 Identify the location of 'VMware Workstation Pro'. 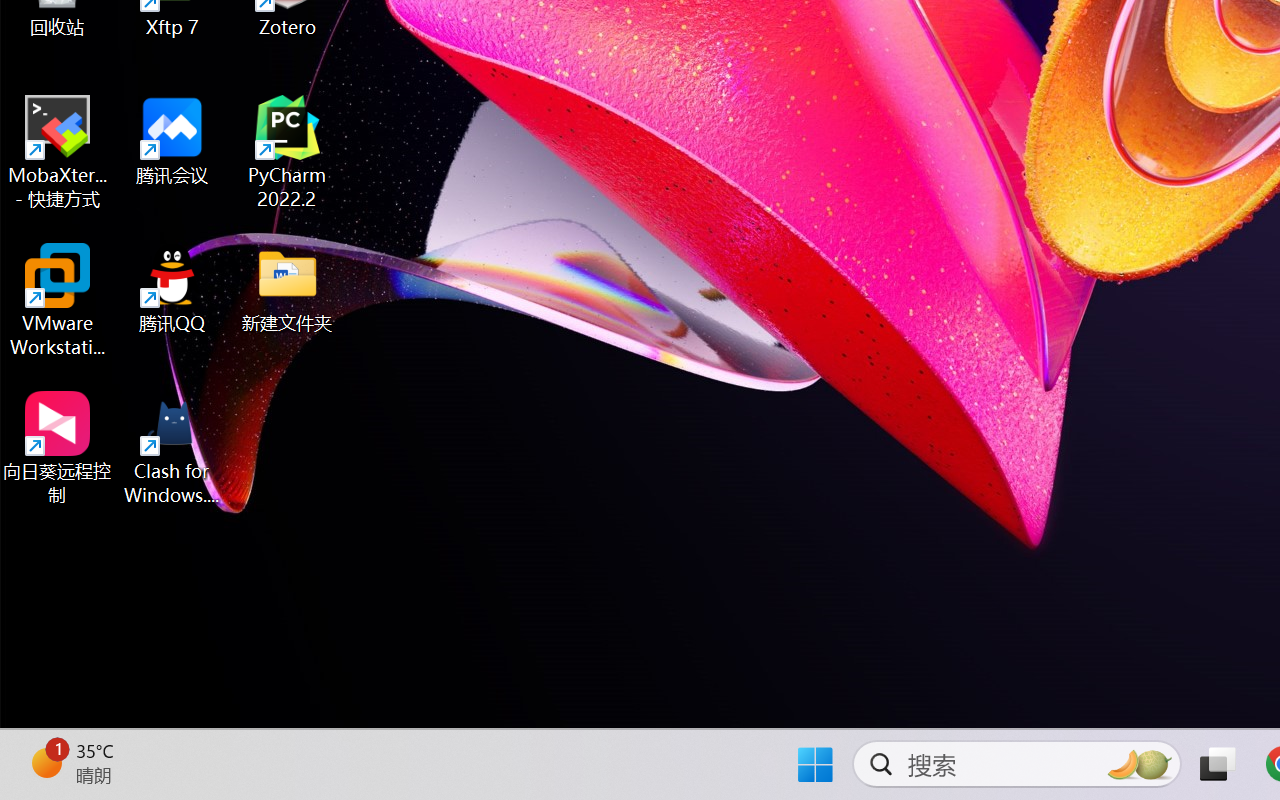
(57, 300).